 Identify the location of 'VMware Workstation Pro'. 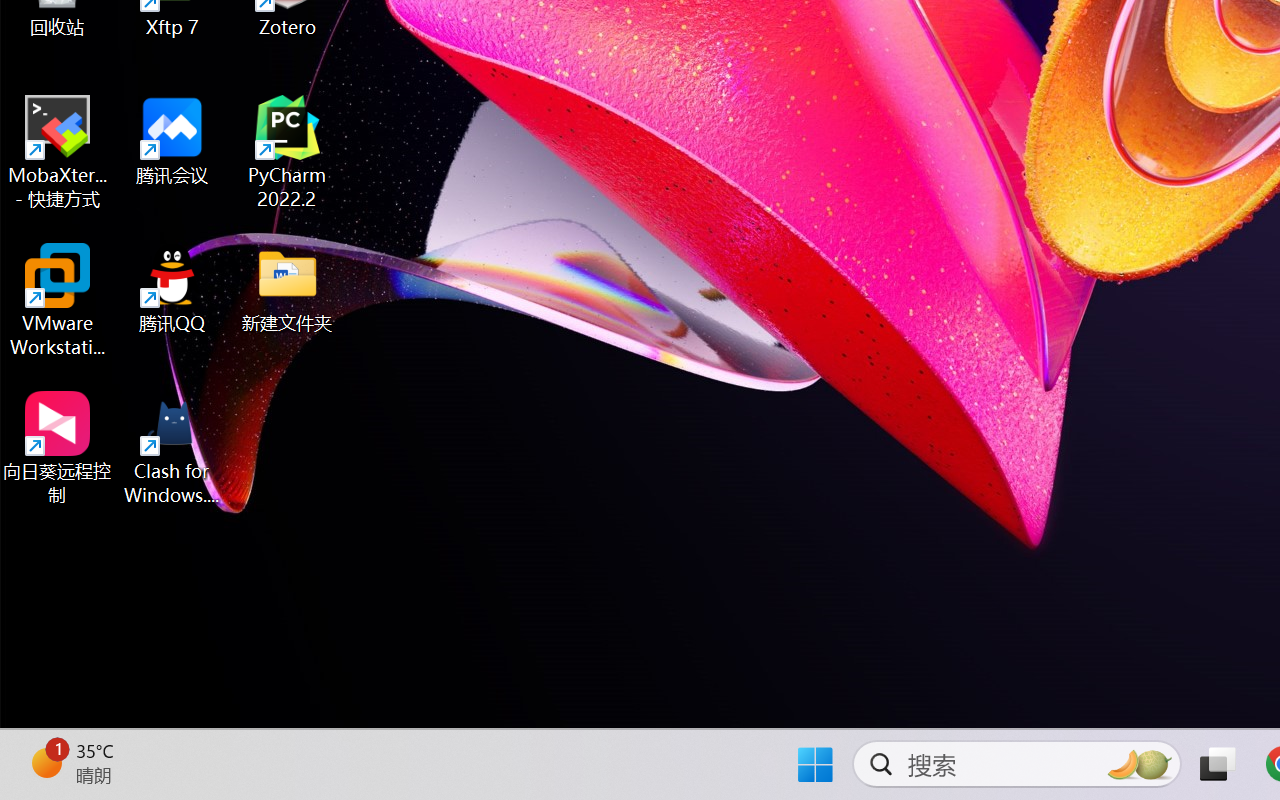
(57, 300).